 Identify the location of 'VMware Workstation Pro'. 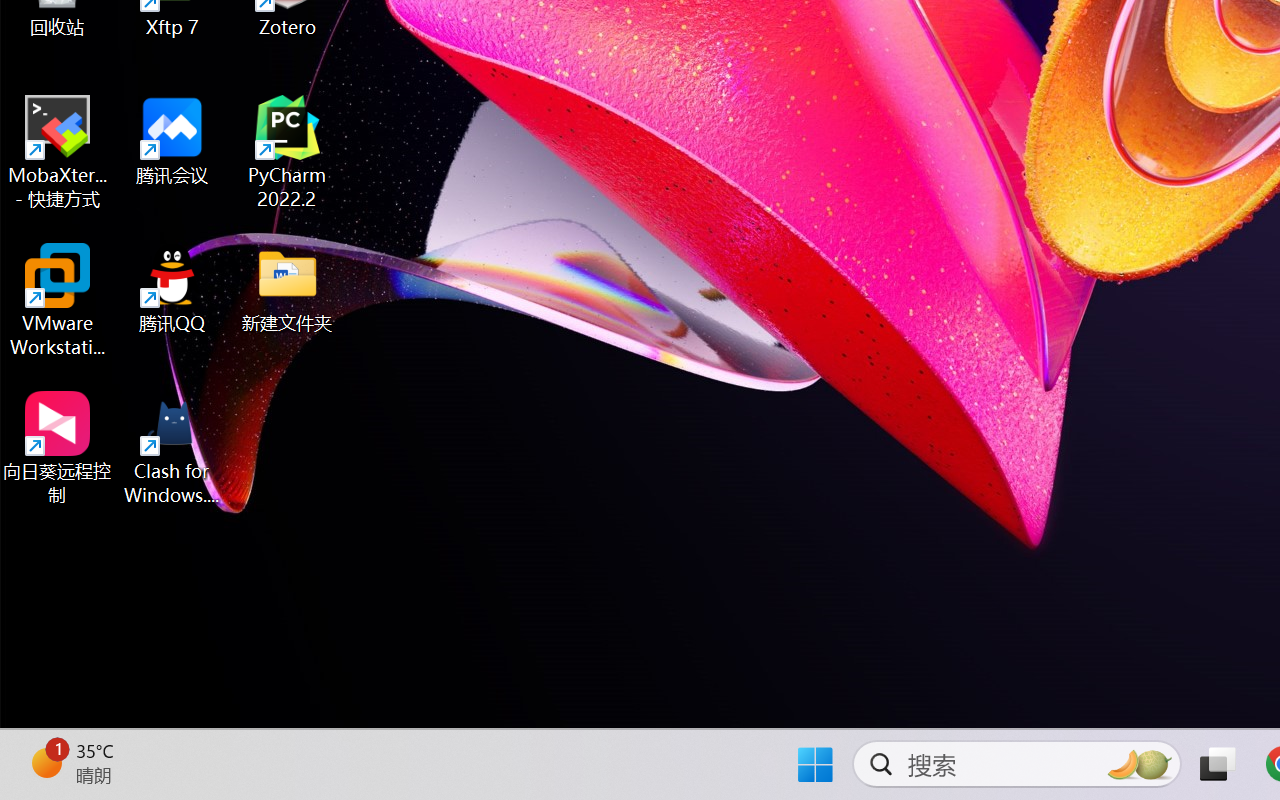
(57, 300).